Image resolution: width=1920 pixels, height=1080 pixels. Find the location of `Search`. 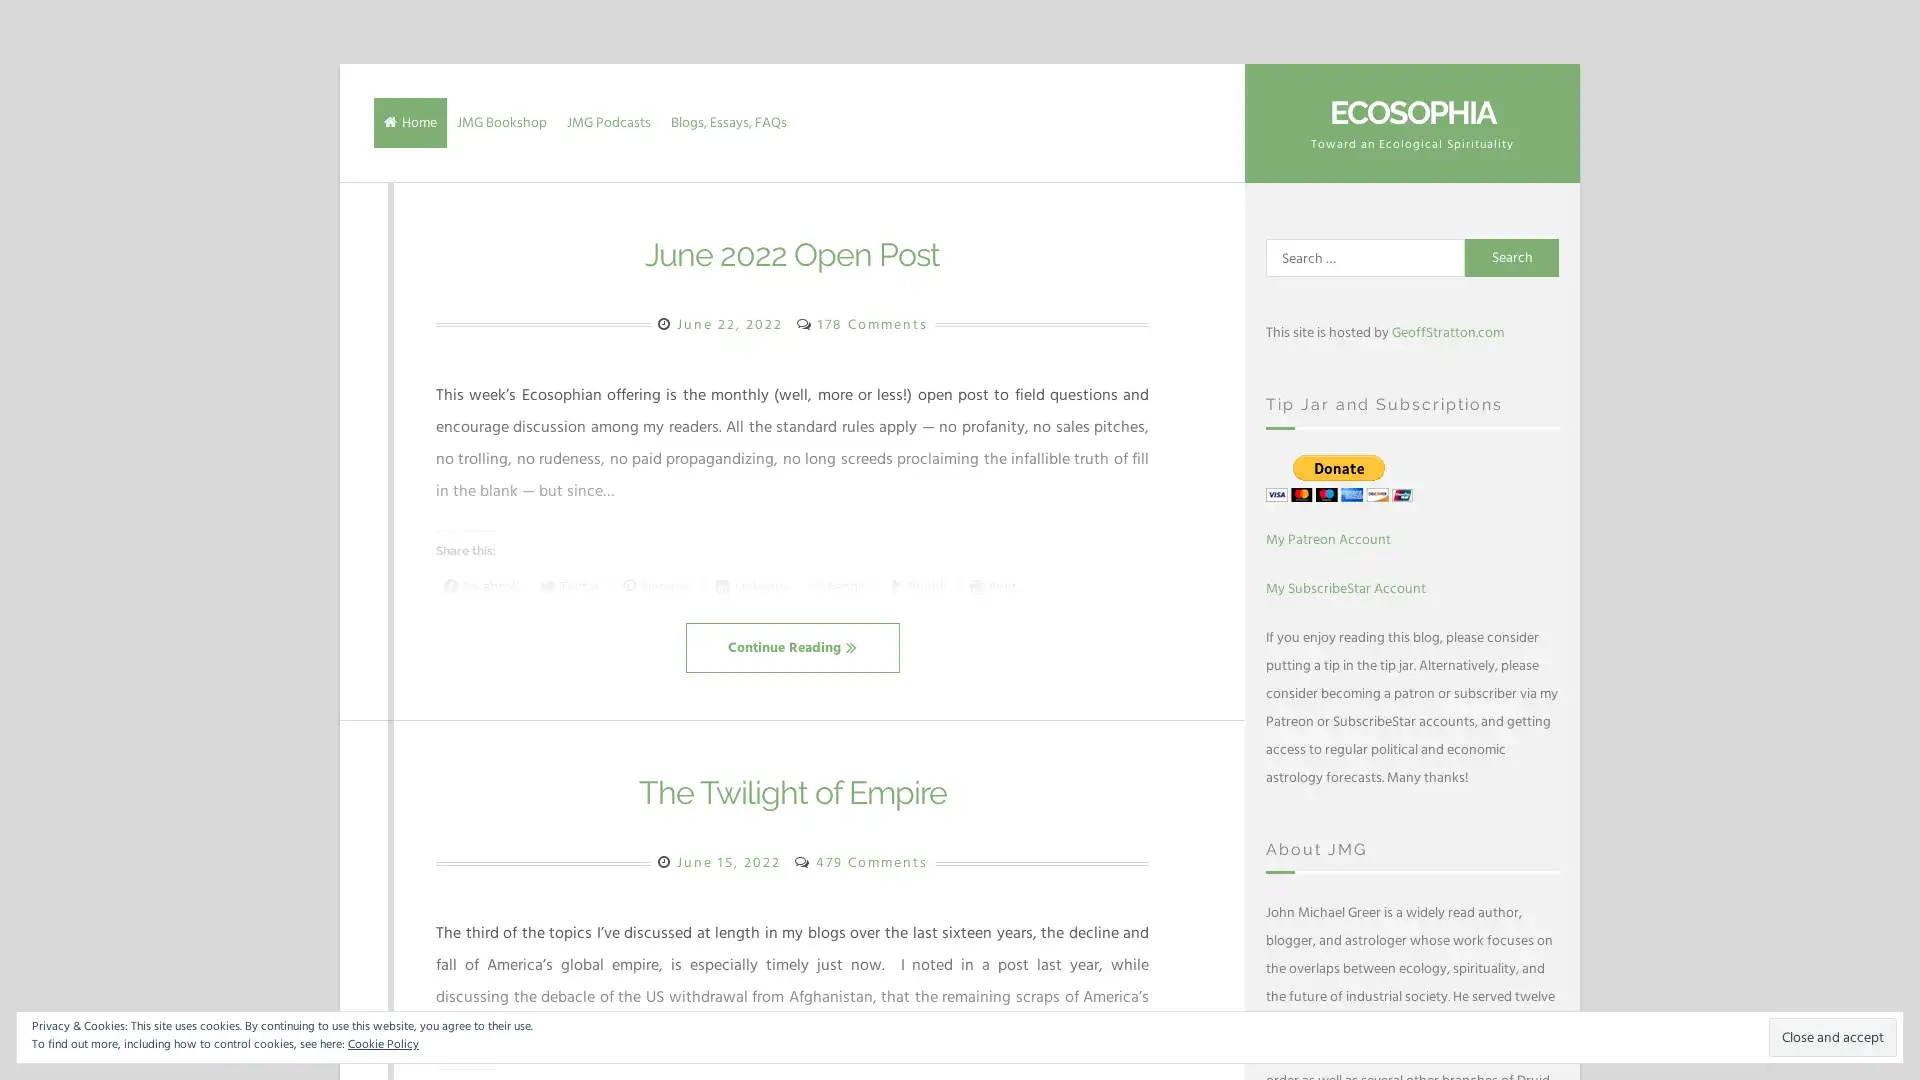

Search is located at coordinates (1512, 257).